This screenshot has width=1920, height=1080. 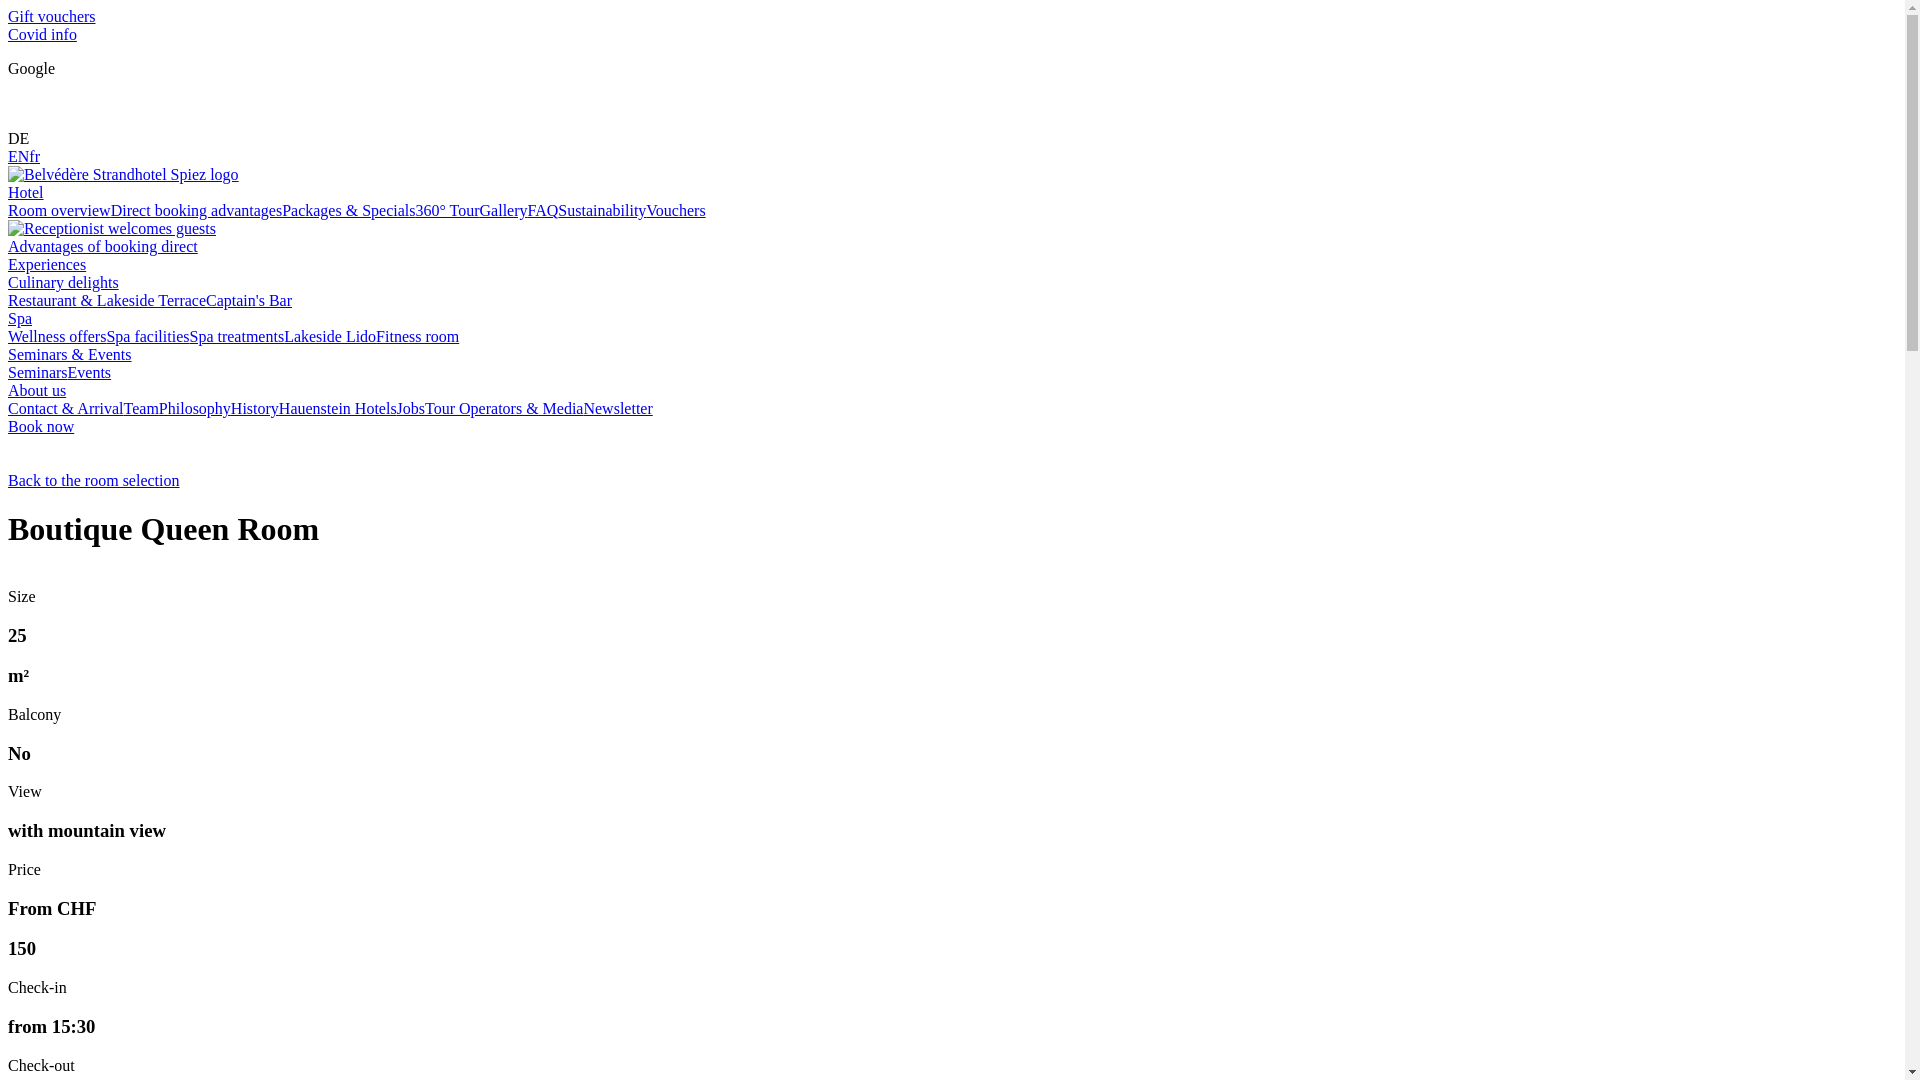 I want to click on 'Spa facilities', so click(x=146, y=335).